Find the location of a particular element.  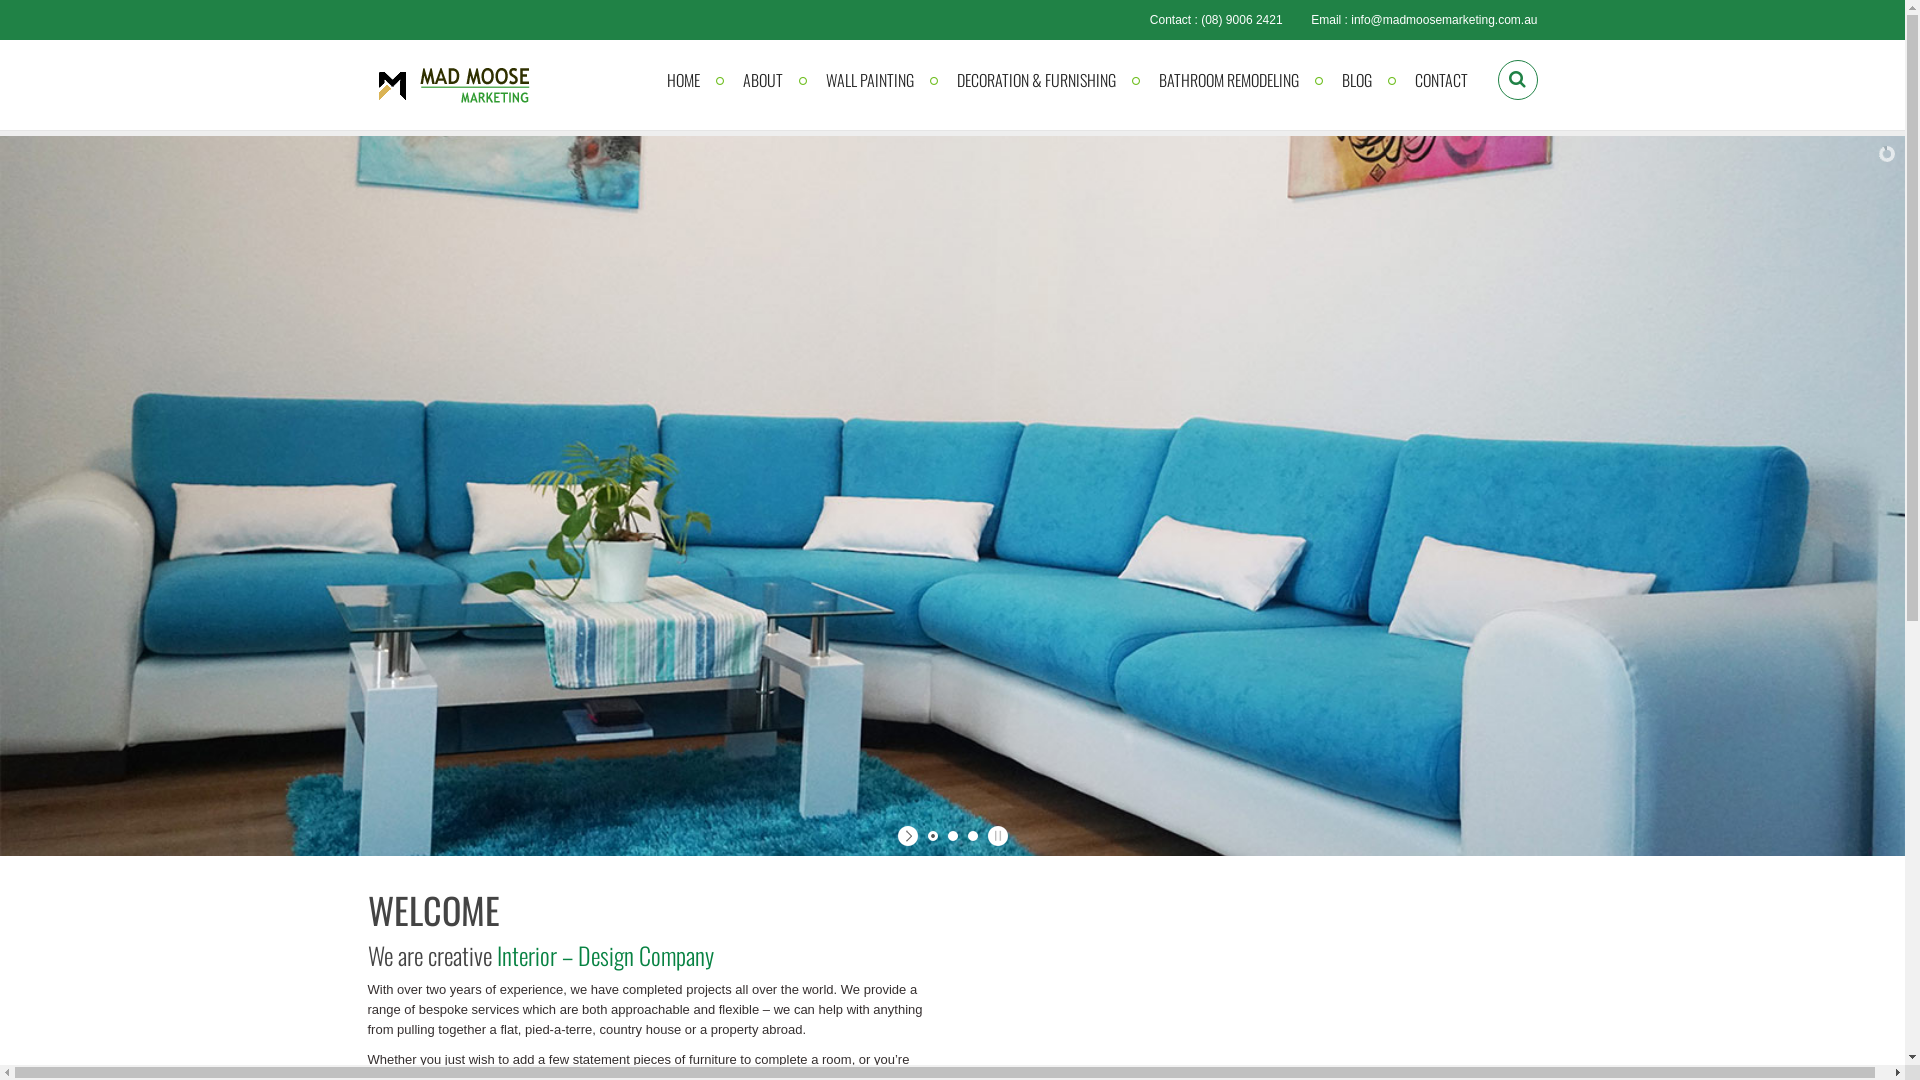

'WALL PAINTING' is located at coordinates (869, 79).